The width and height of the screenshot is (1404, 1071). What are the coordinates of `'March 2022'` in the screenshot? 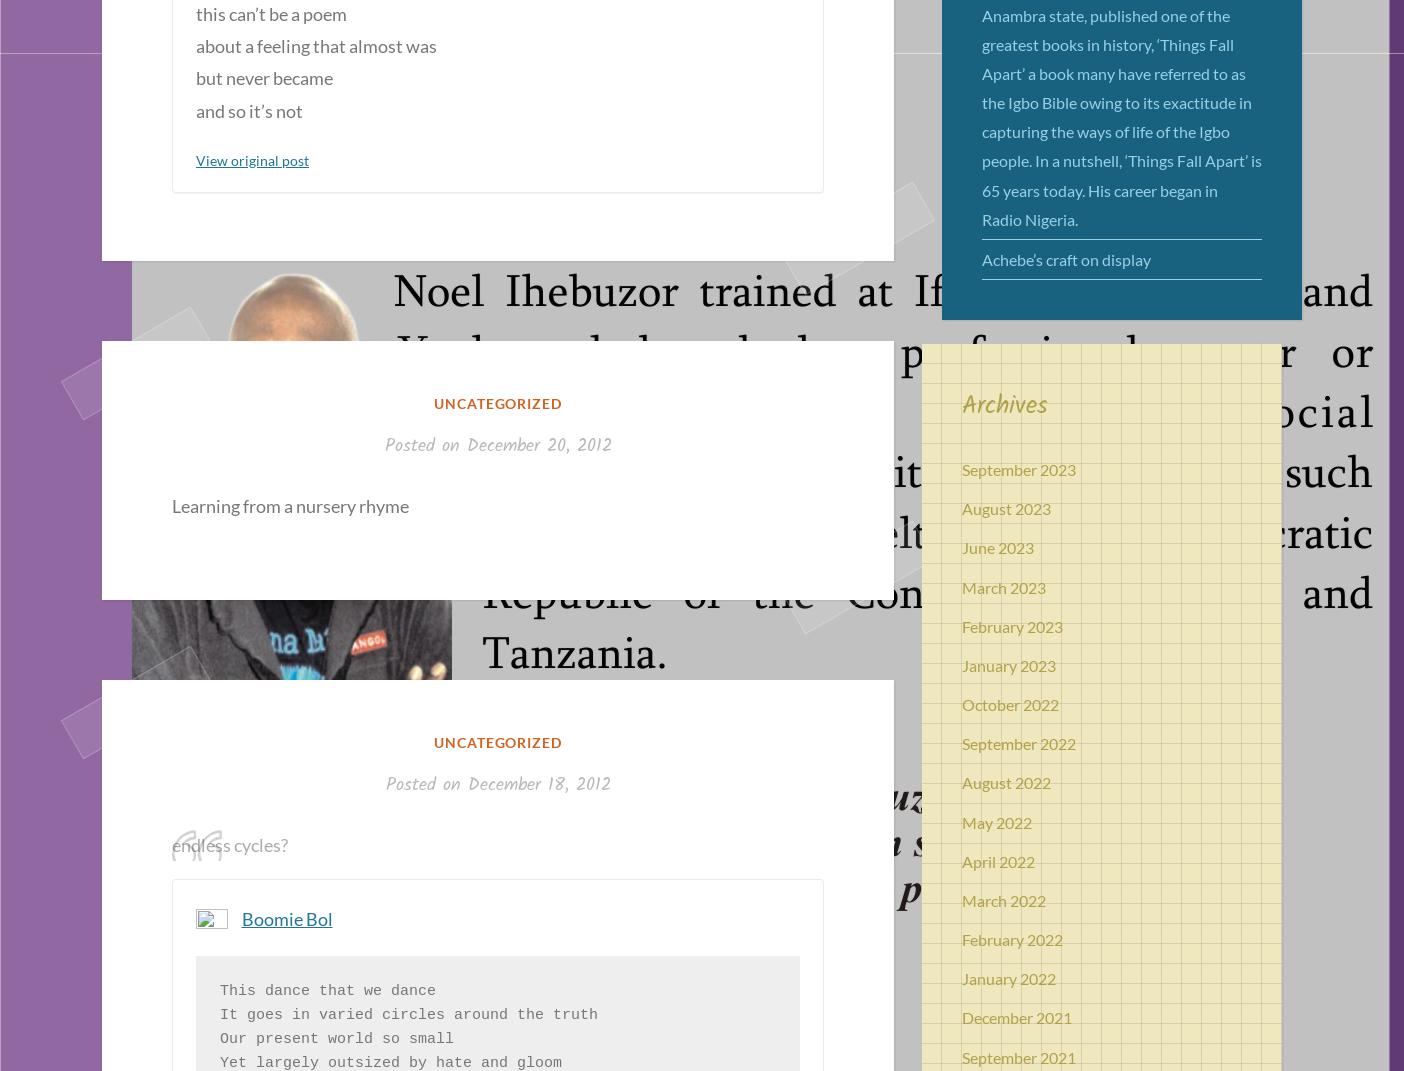 It's located at (1004, 899).